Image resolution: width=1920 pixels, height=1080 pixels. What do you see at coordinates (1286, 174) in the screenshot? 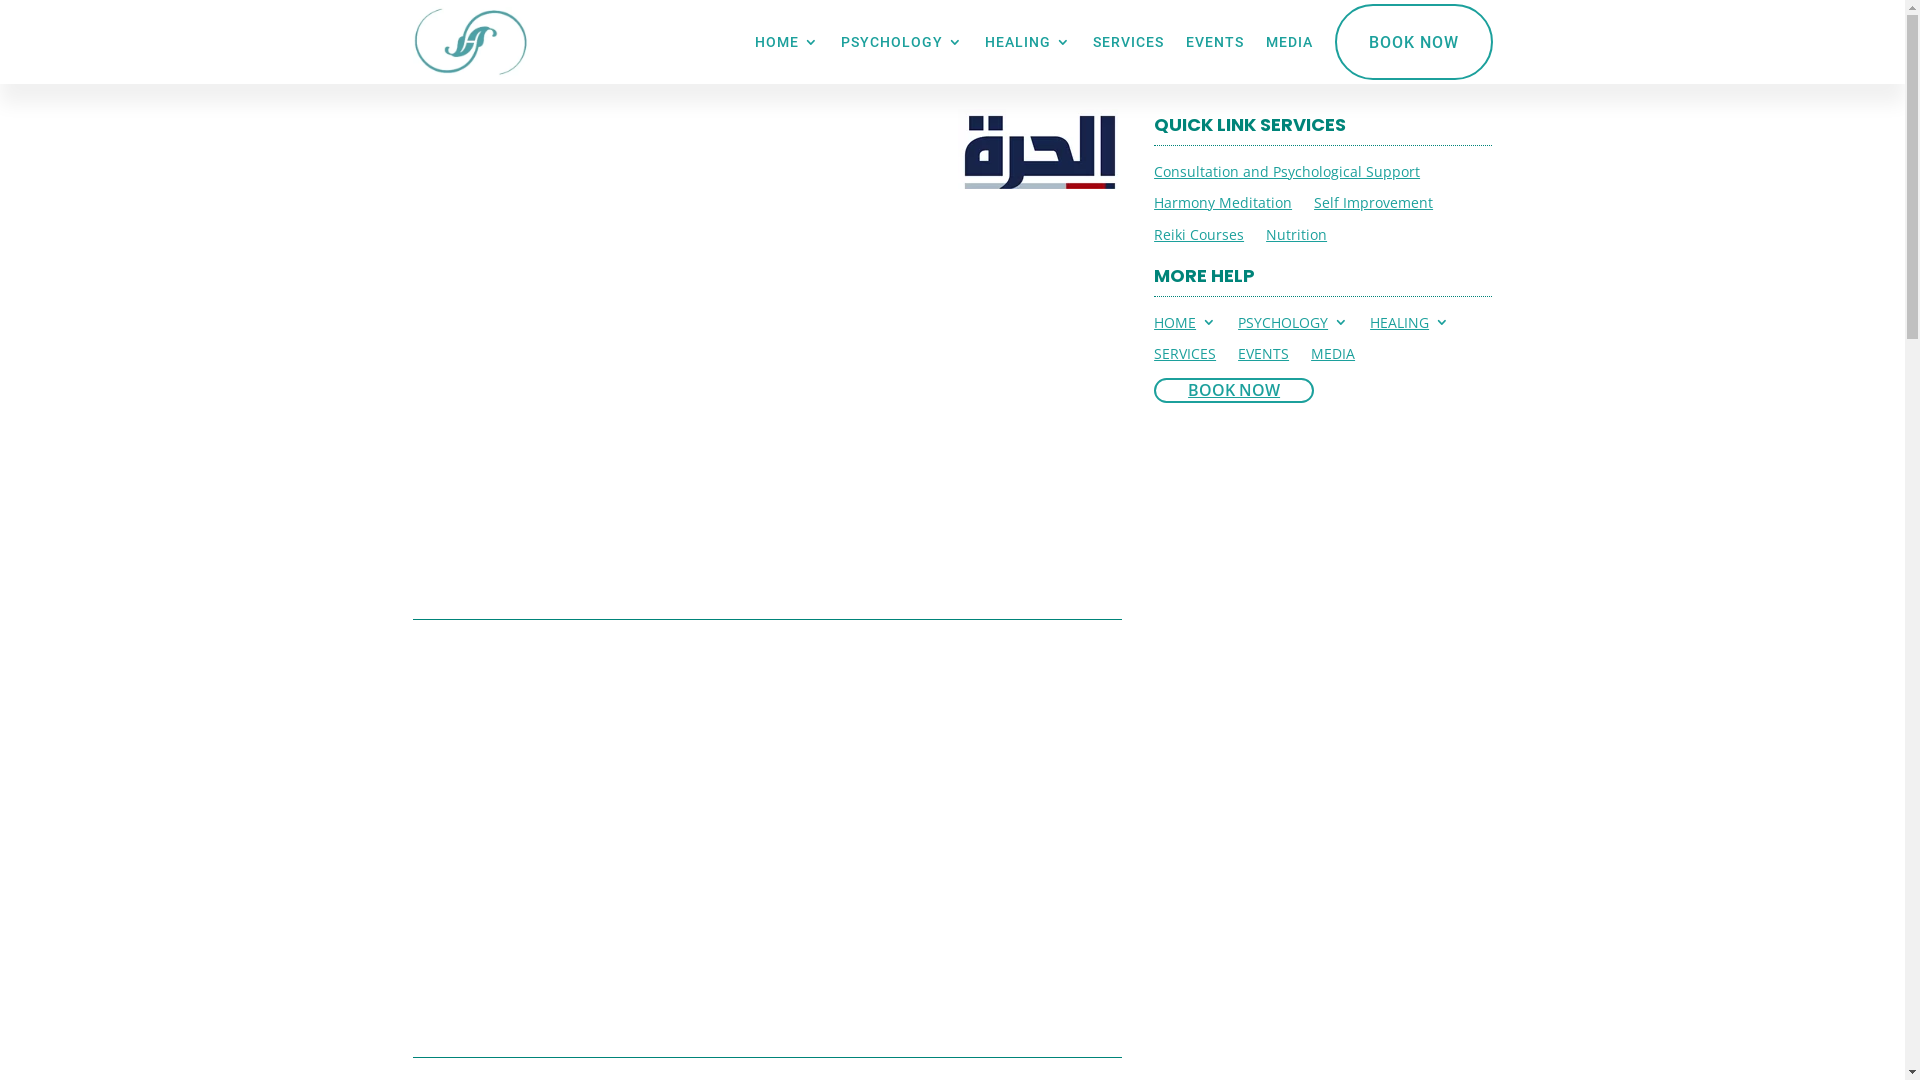
I see `'Consultation and Psychological Support'` at bounding box center [1286, 174].